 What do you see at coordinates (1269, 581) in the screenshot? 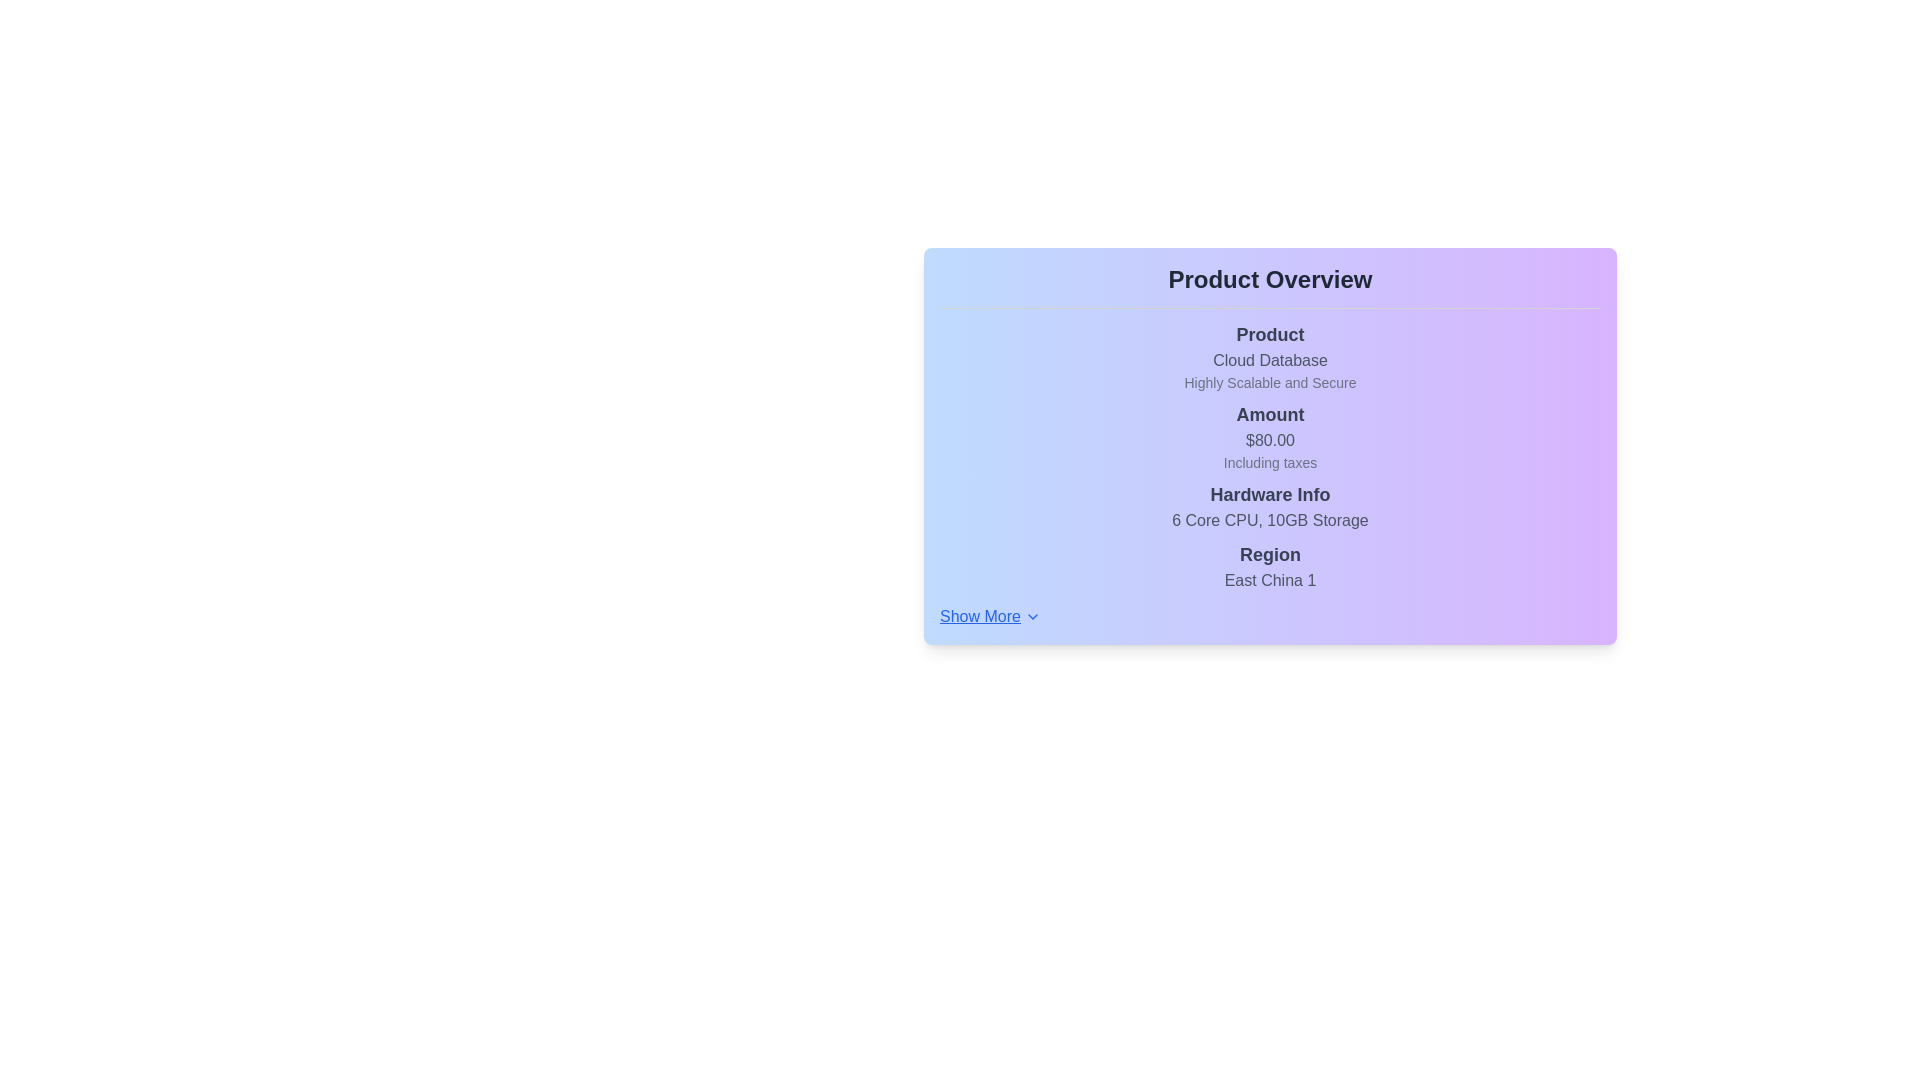
I see `the textual label that reads 'East China 1', styled in gray and positioned below the 'Region' heading` at bounding box center [1269, 581].